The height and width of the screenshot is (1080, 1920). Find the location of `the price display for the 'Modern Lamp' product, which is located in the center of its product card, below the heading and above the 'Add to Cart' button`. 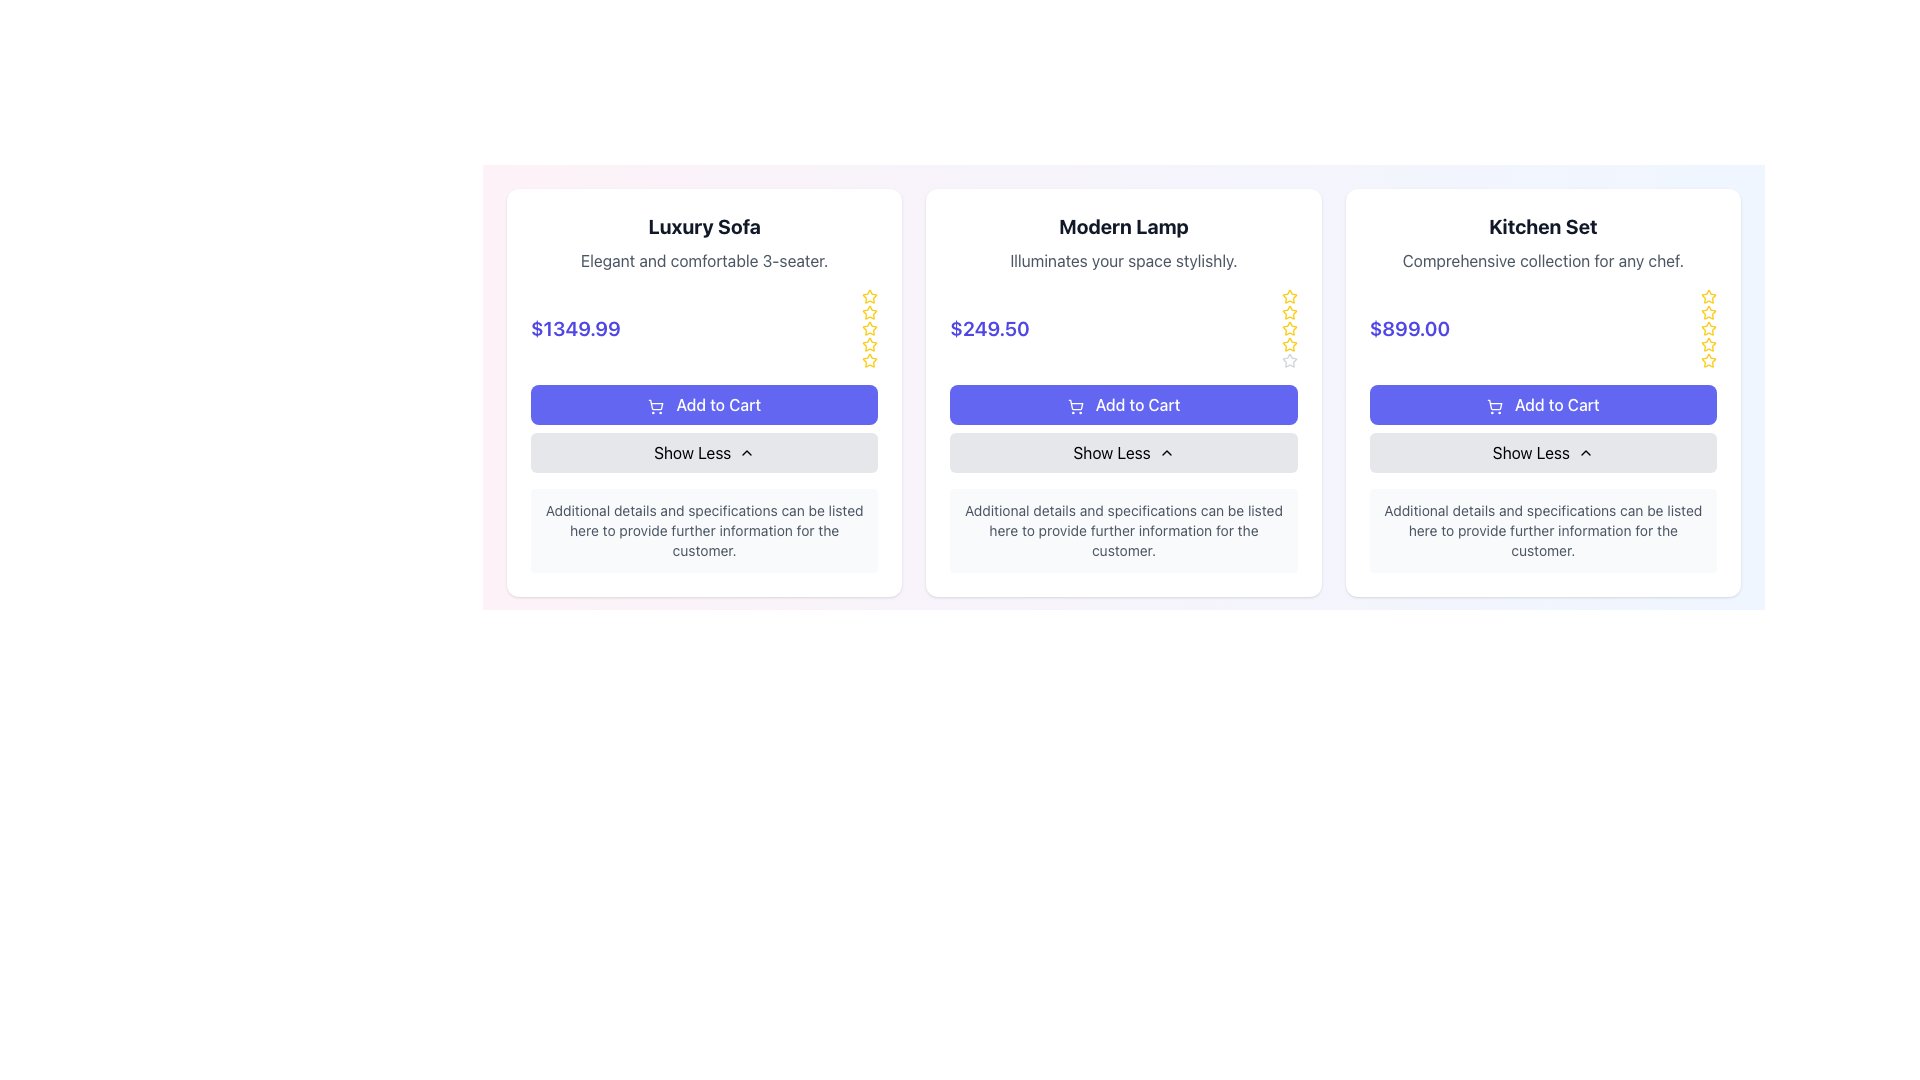

the price display for the 'Modern Lamp' product, which is located in the center of its product card, below the heading and above the 'Add to Cart' button is located at coordinates (990, 327).